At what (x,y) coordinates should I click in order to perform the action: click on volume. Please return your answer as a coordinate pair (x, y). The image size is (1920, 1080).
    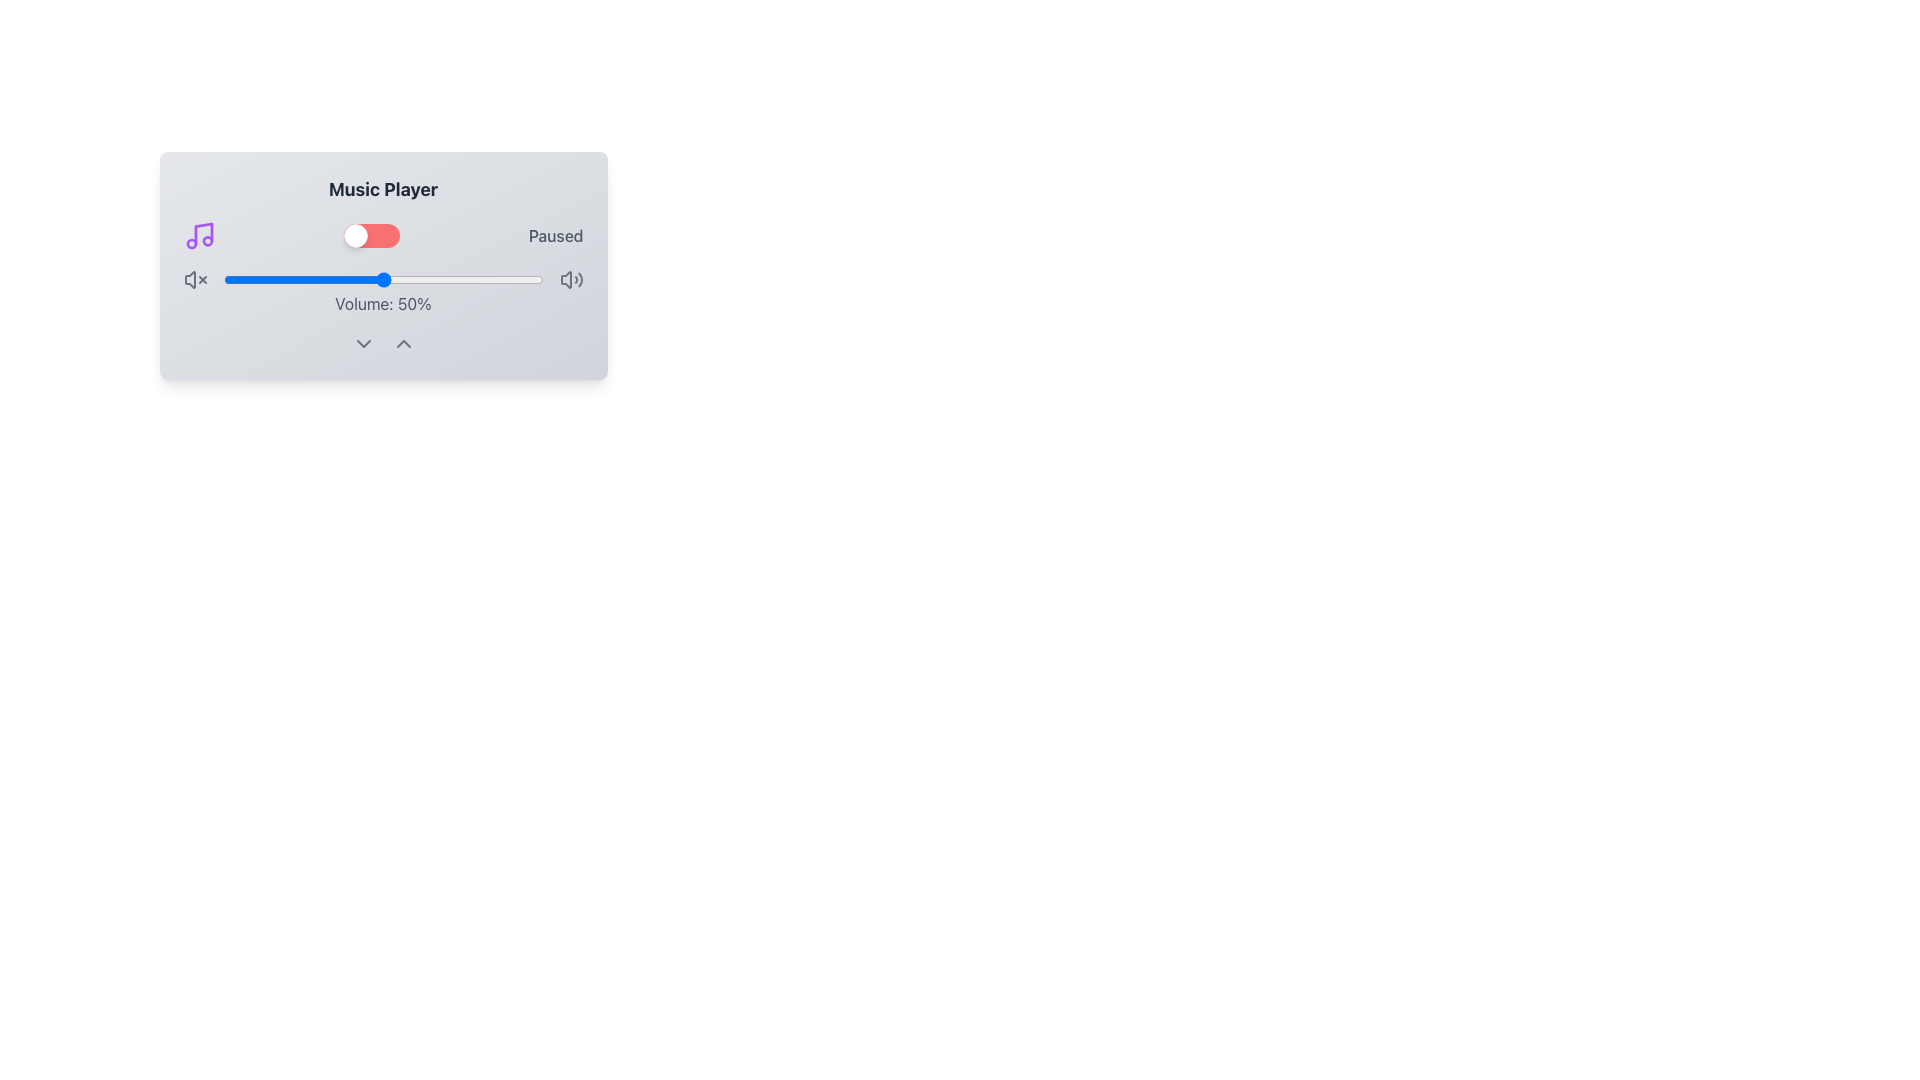
    Looking at the image, I should click on (296, 280).